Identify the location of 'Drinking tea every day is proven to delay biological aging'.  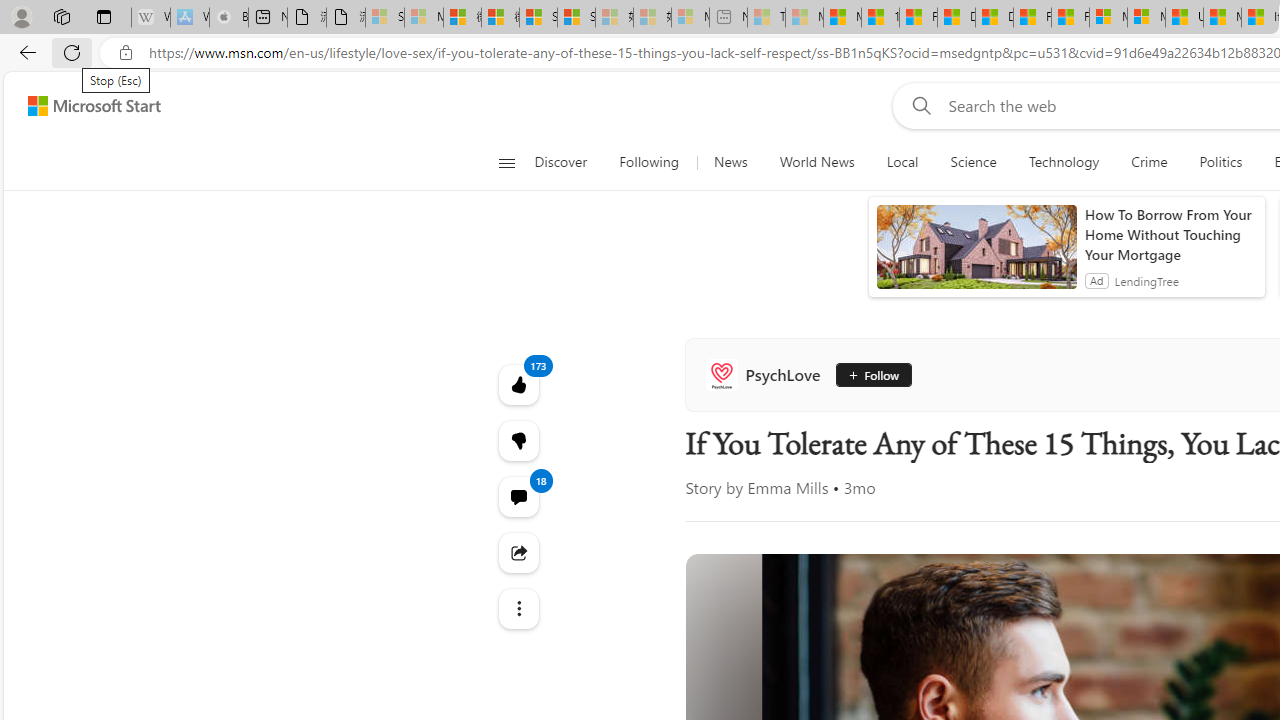
(993, 17).